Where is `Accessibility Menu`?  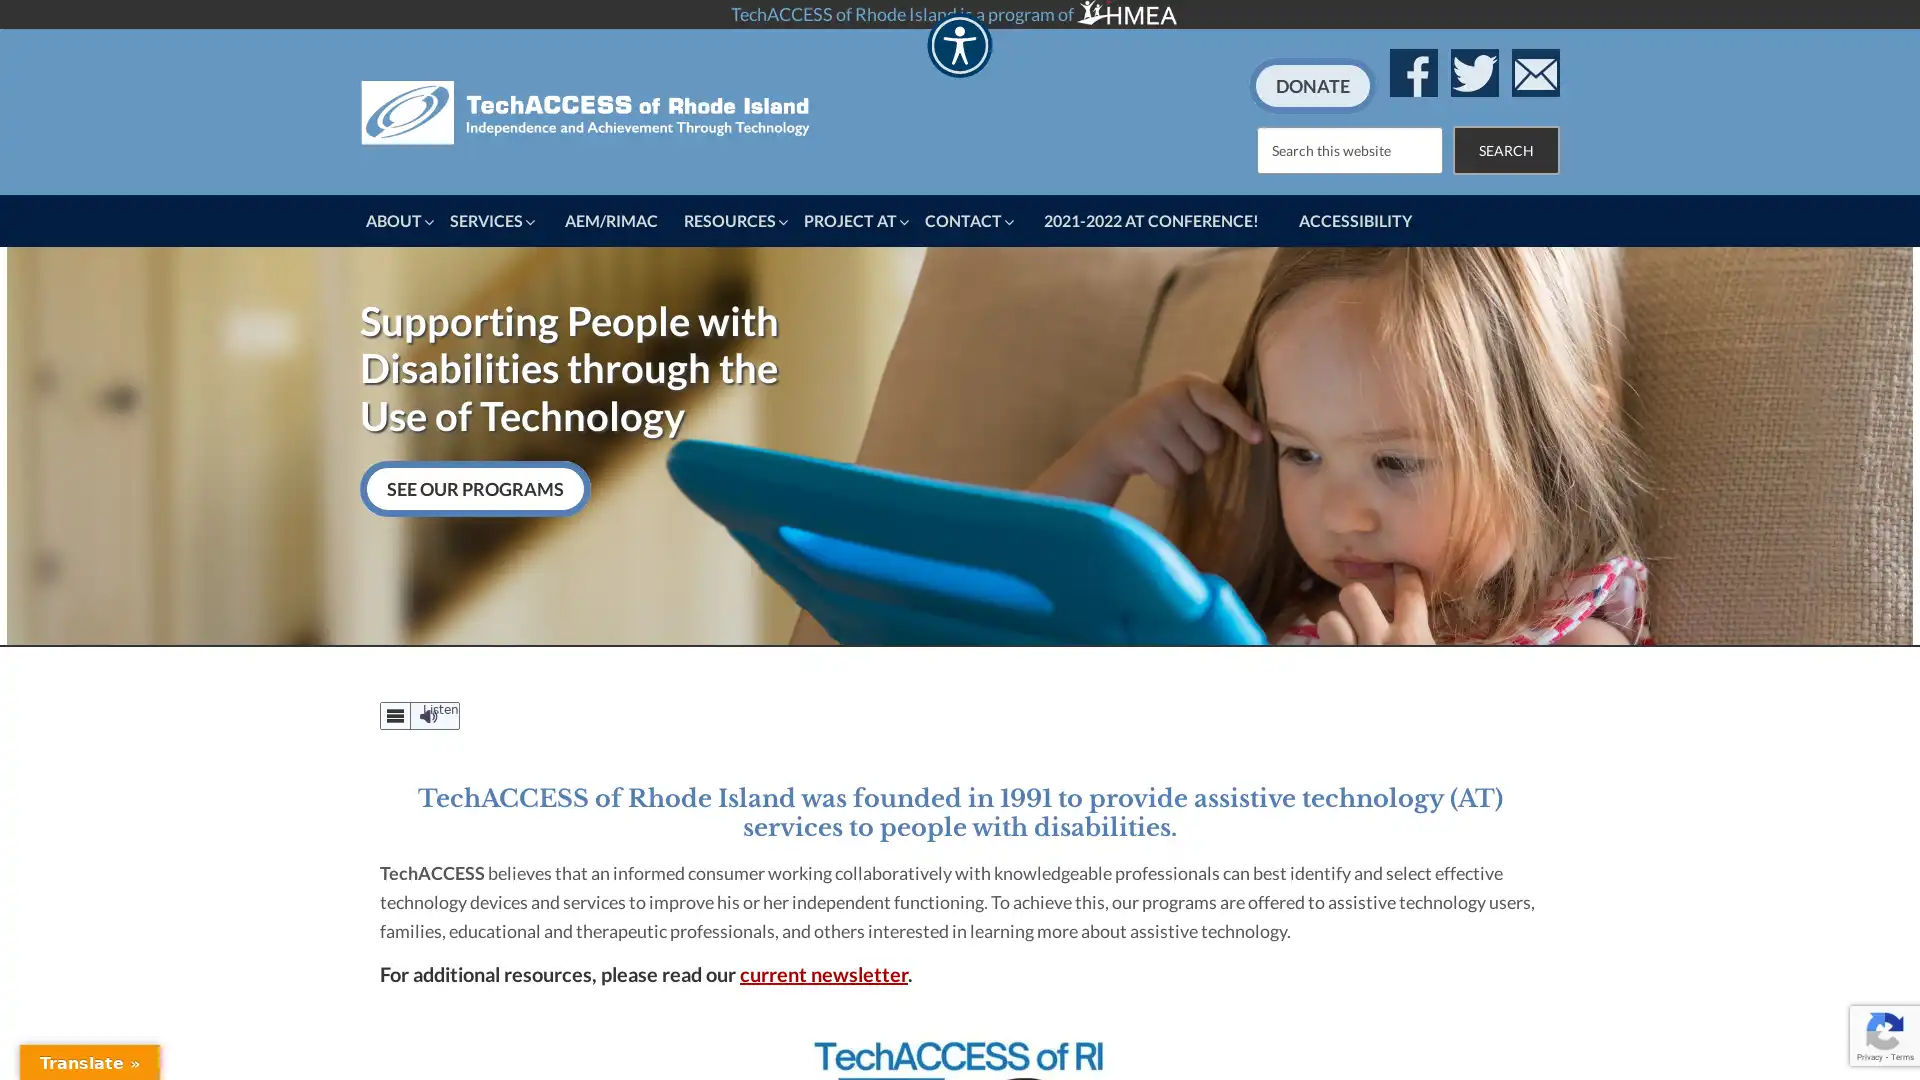 Accessibility Menu is located at coordinates (958, 45).